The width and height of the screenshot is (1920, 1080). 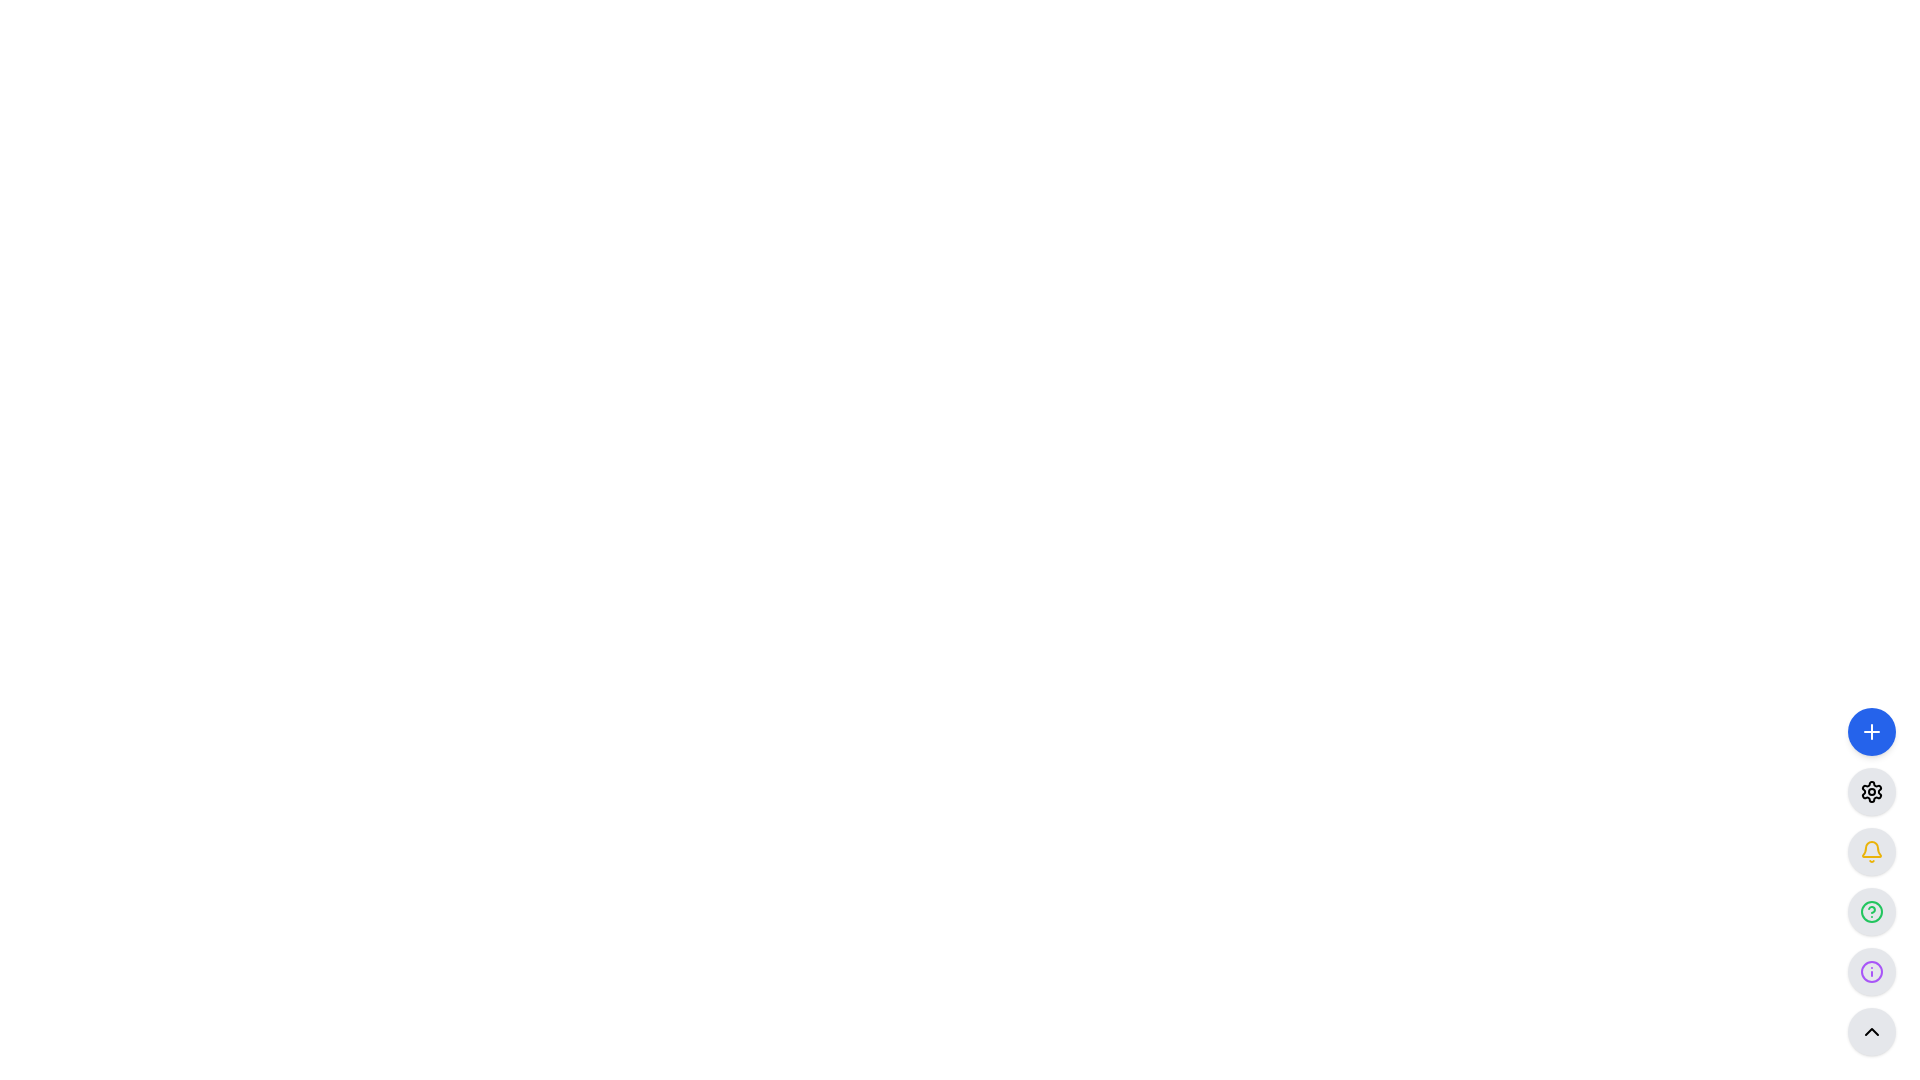 I want to click on the circular interactive button with a blue background and a white '+' icon located in the lower right corner of the interface, so click(x=1871, y=732).